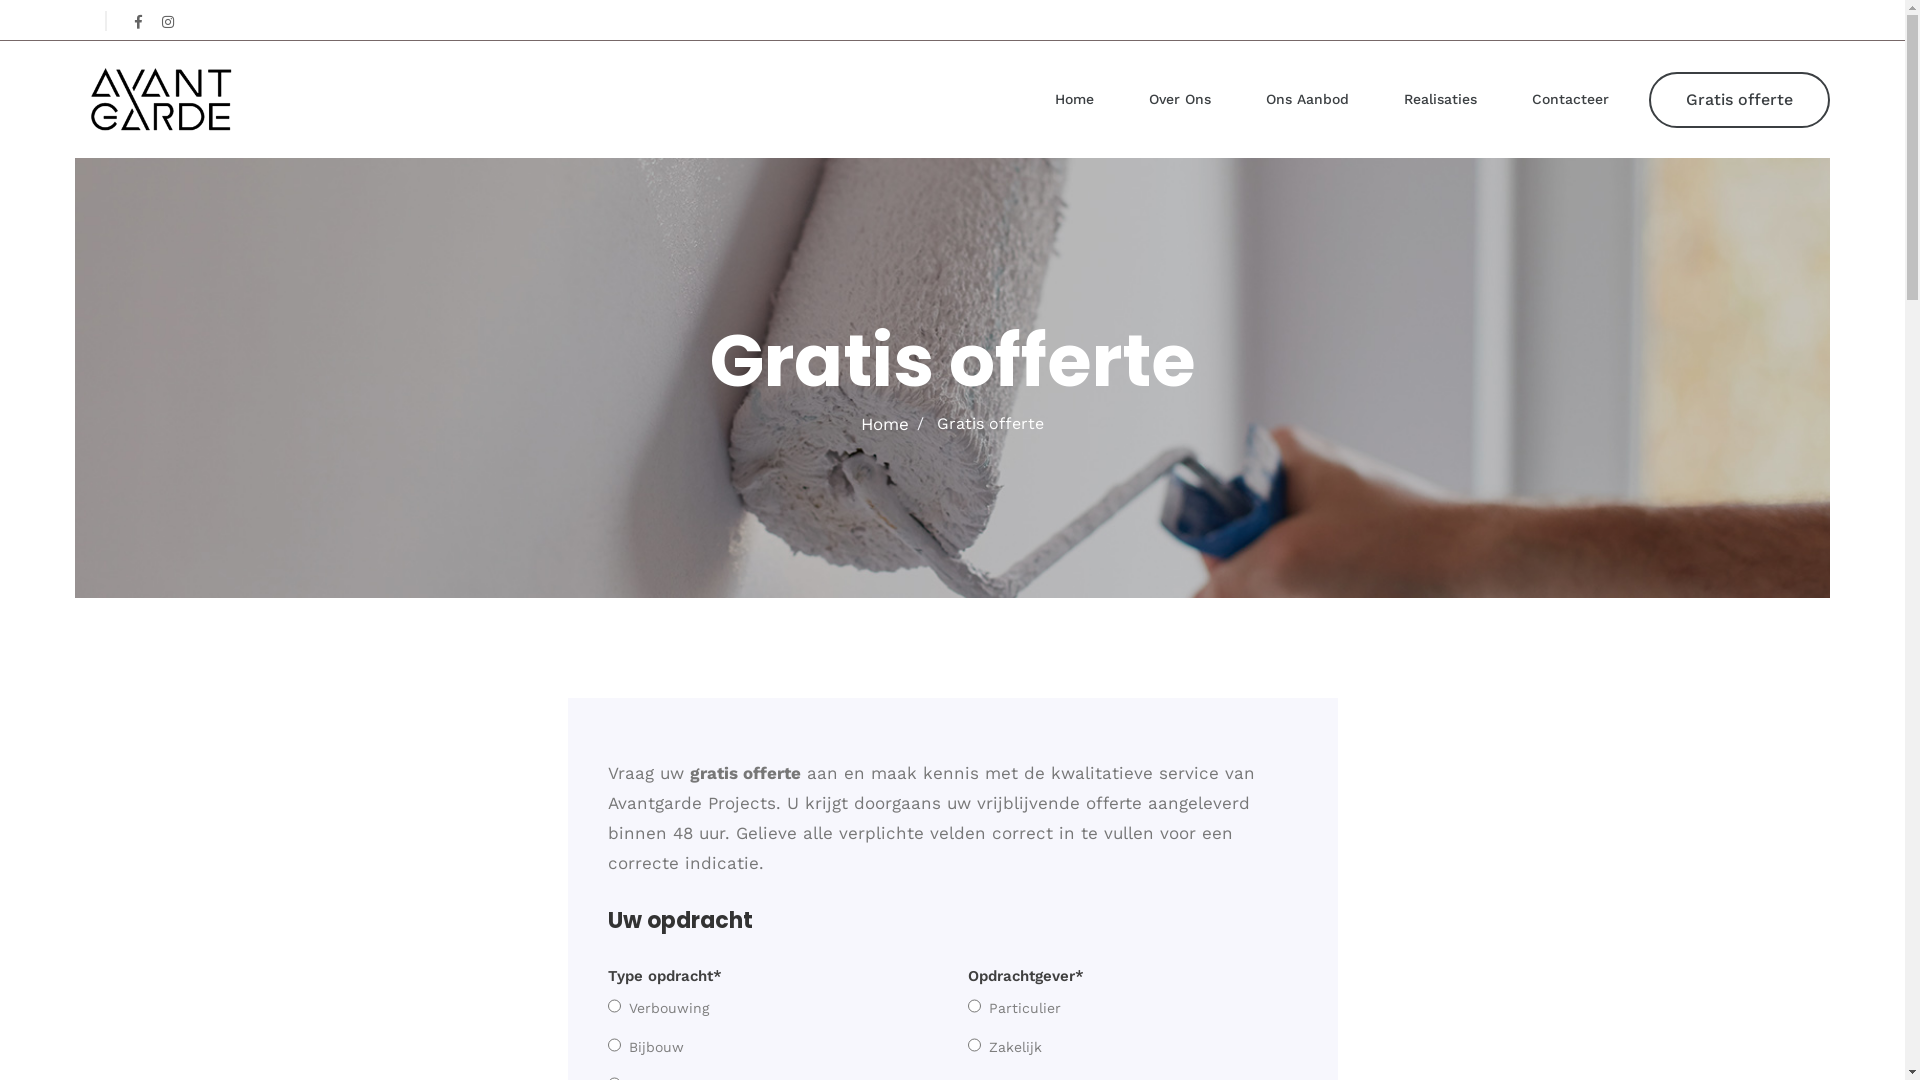 This screenshot has height=1080, width=1920. What do you see at coordinates (1180, 99) in the screenshot?
I see `'Over Ons'` at bounding box center [1180, 99].